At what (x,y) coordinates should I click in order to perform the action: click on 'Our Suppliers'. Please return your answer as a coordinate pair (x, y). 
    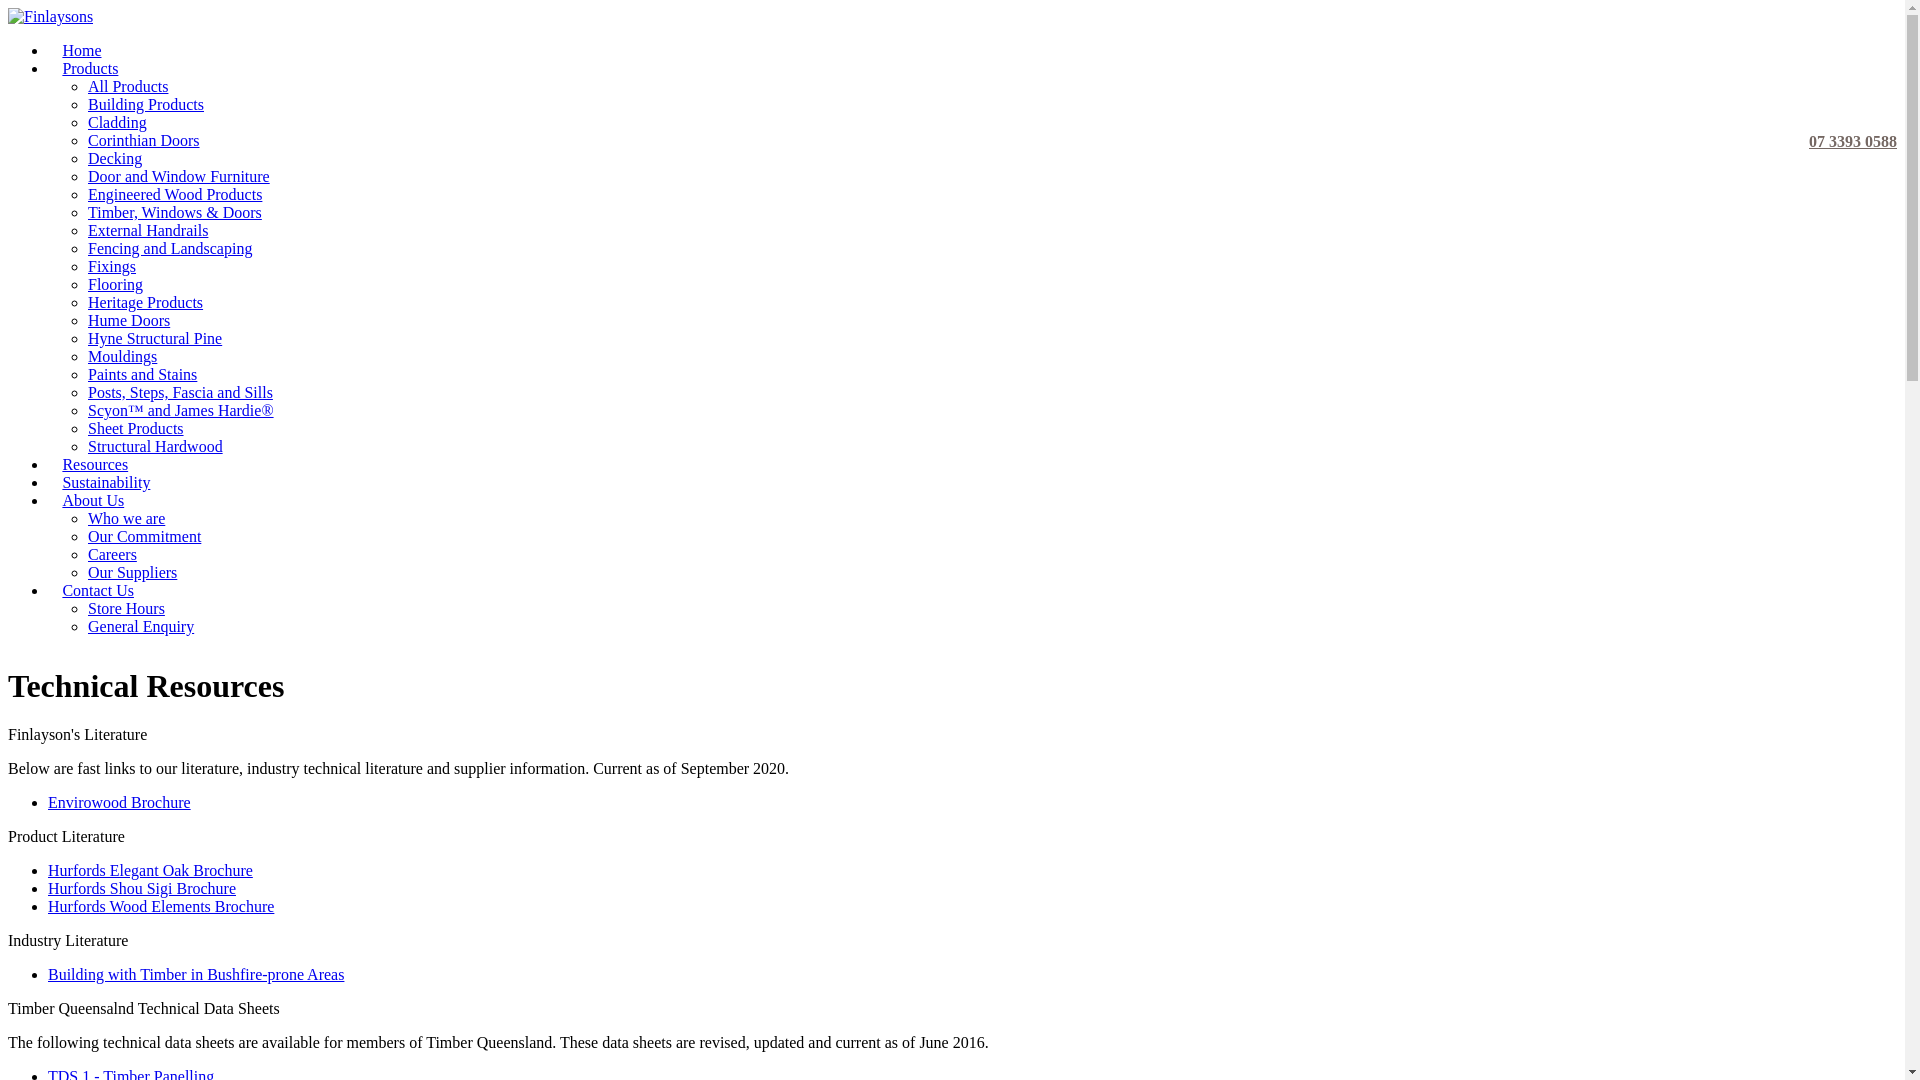
    Looking at the image, I should click on (131, 572).